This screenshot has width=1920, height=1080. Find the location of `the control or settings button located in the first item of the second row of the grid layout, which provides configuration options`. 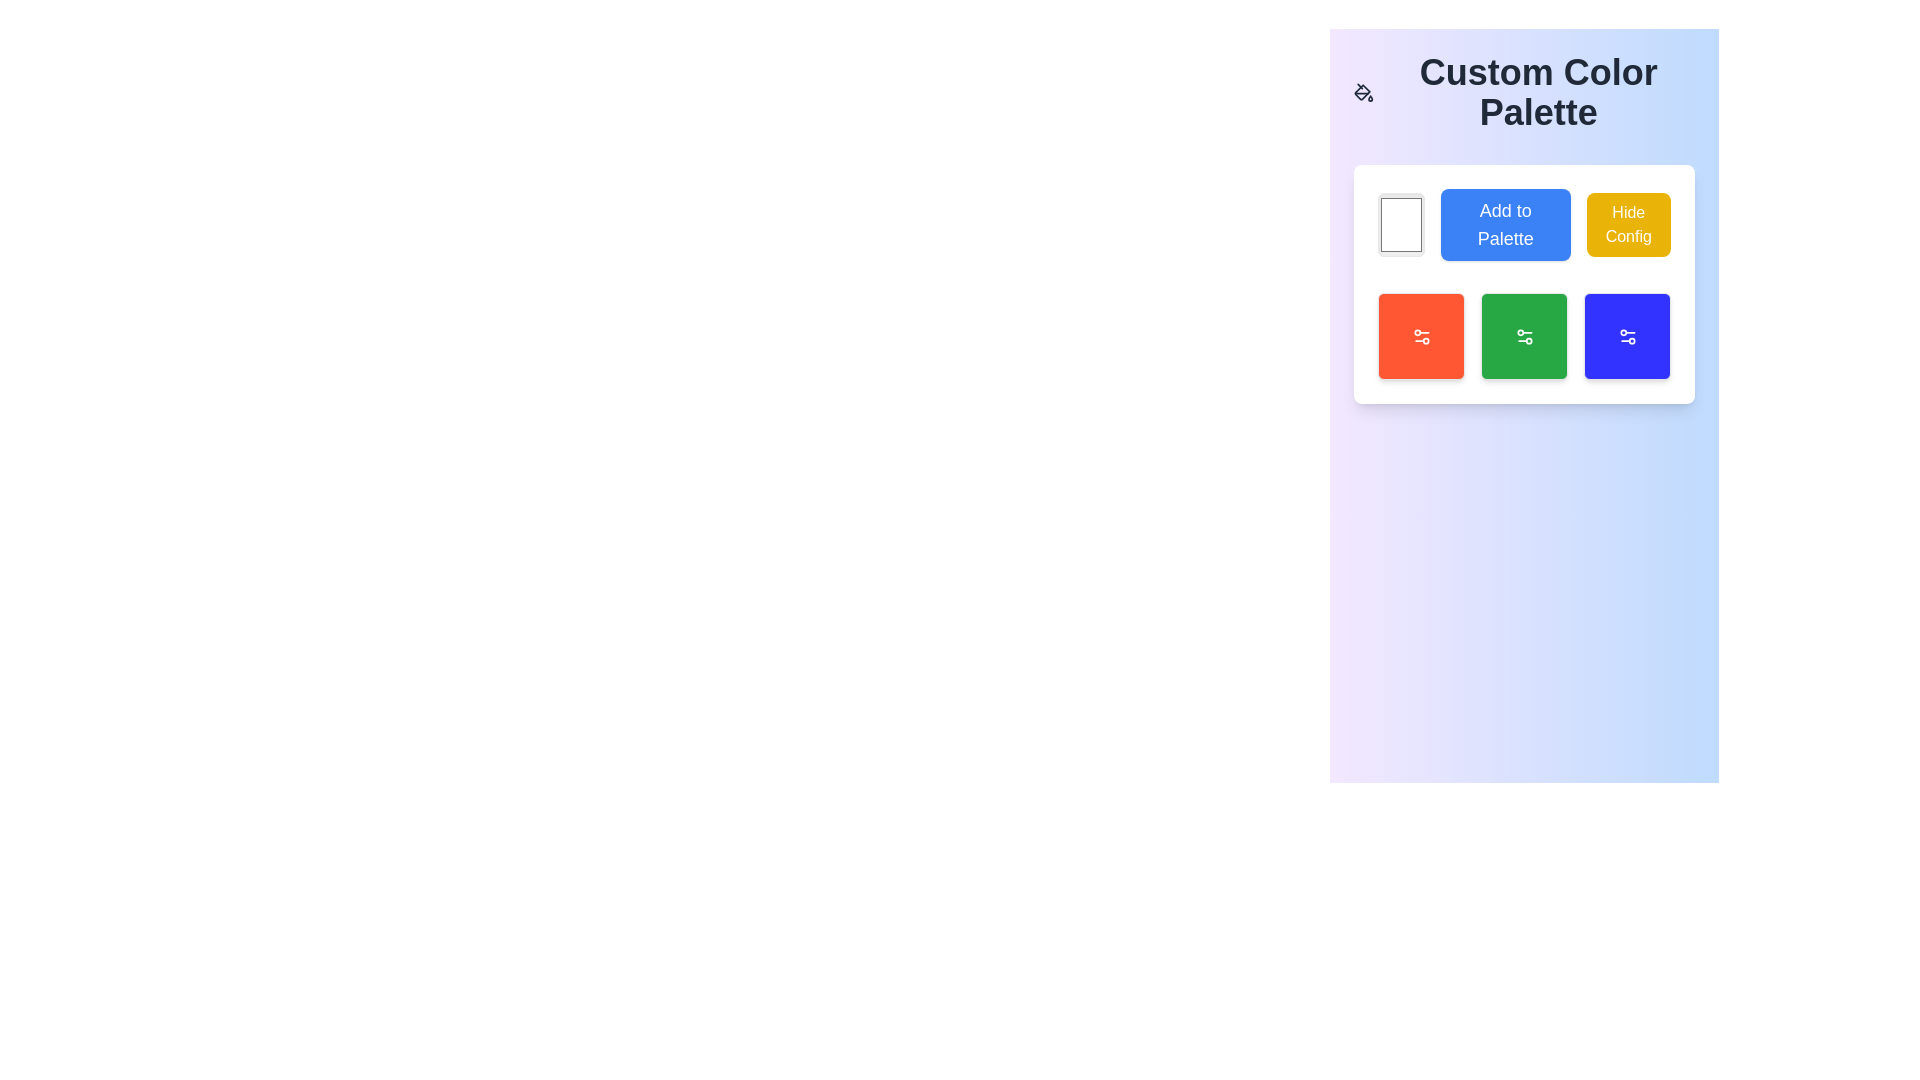

the control or settings button located in the first item of the second row of the grid layout, which provides configuration options is located at coordinates (1420, 335).